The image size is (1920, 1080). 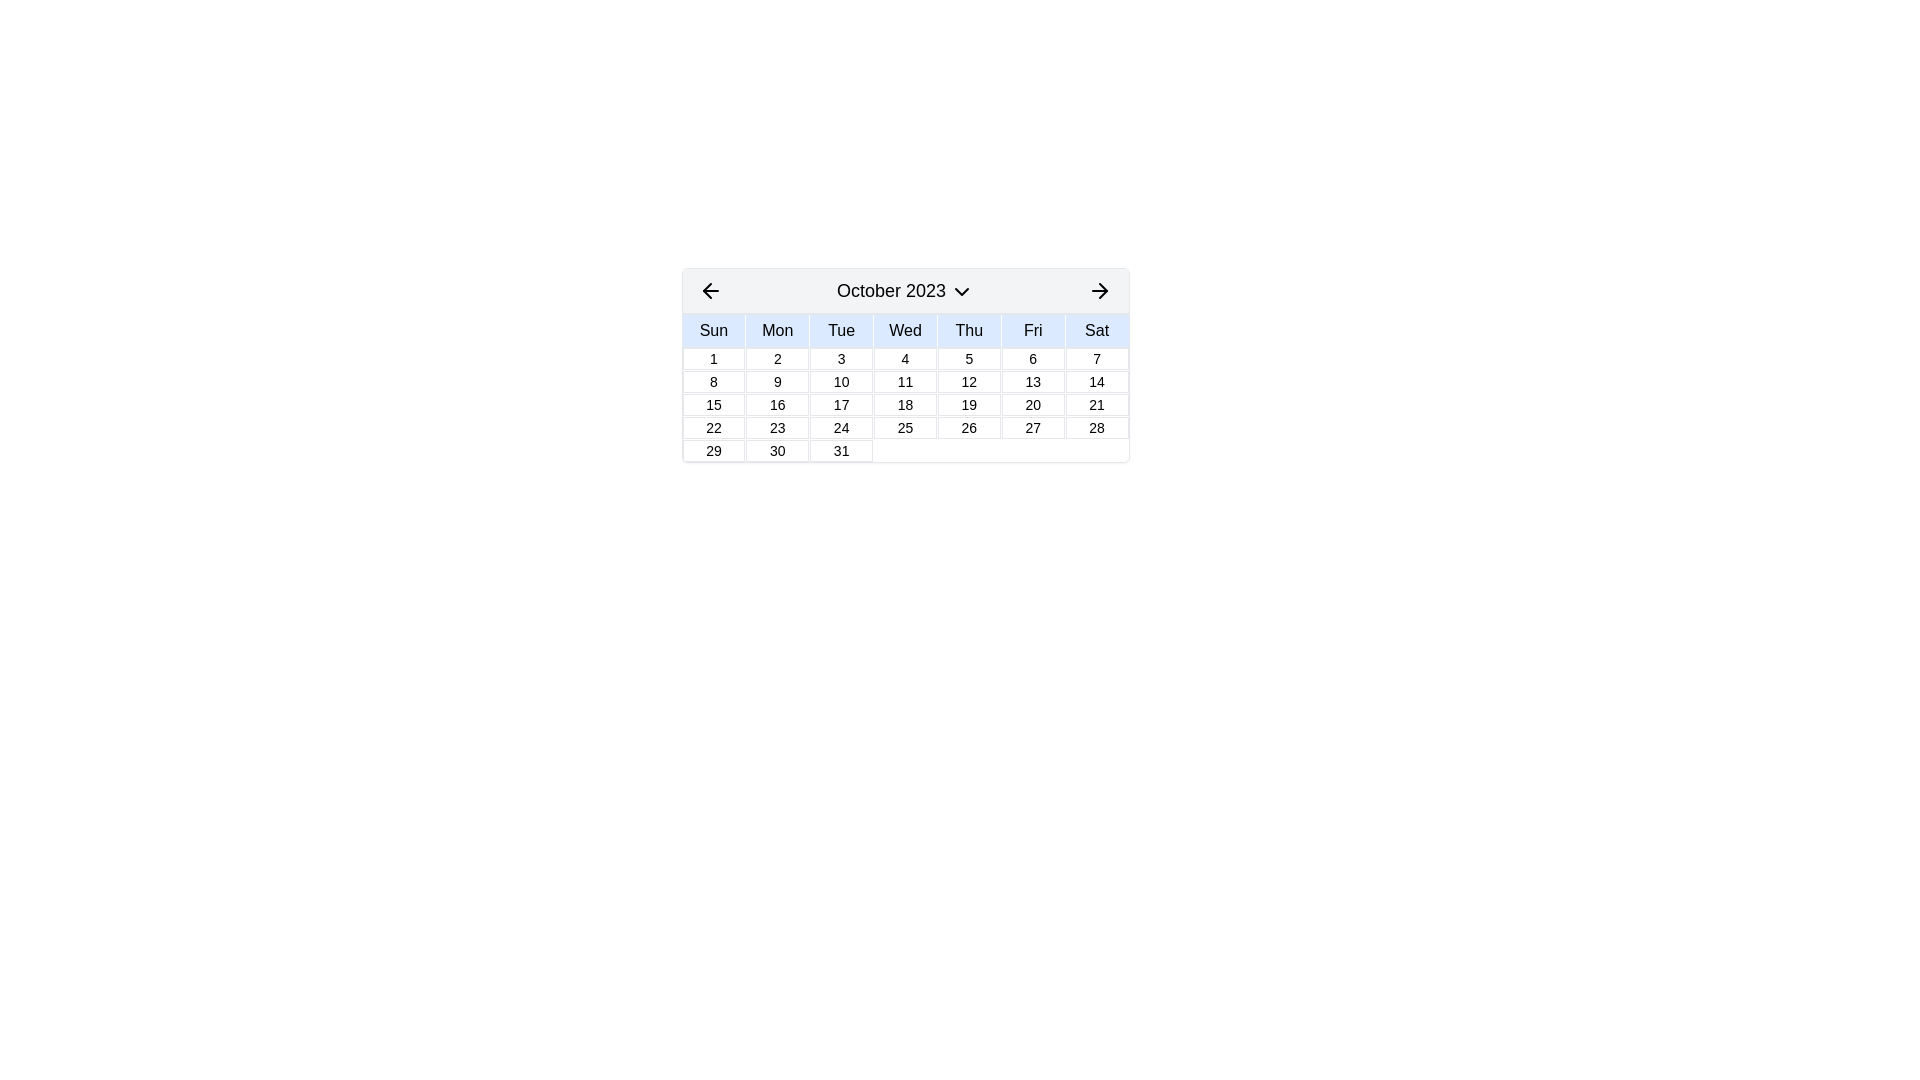 I want to click on the calendar date cell displaying the number '24' in black text, located in the fourth row and third column of the grid under the 'Tue' column header, so click(x=841, y=427).